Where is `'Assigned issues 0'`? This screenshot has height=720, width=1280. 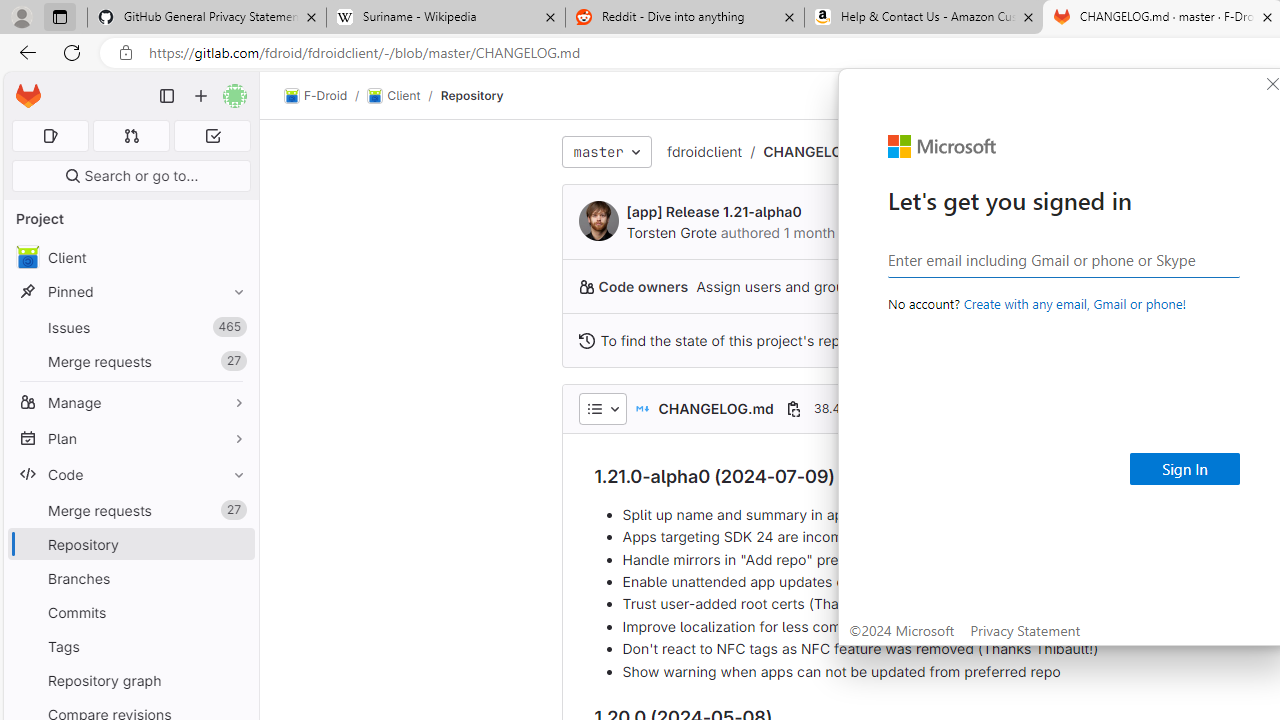
'Assigned issues 0' is located at coordinates (50, 135).